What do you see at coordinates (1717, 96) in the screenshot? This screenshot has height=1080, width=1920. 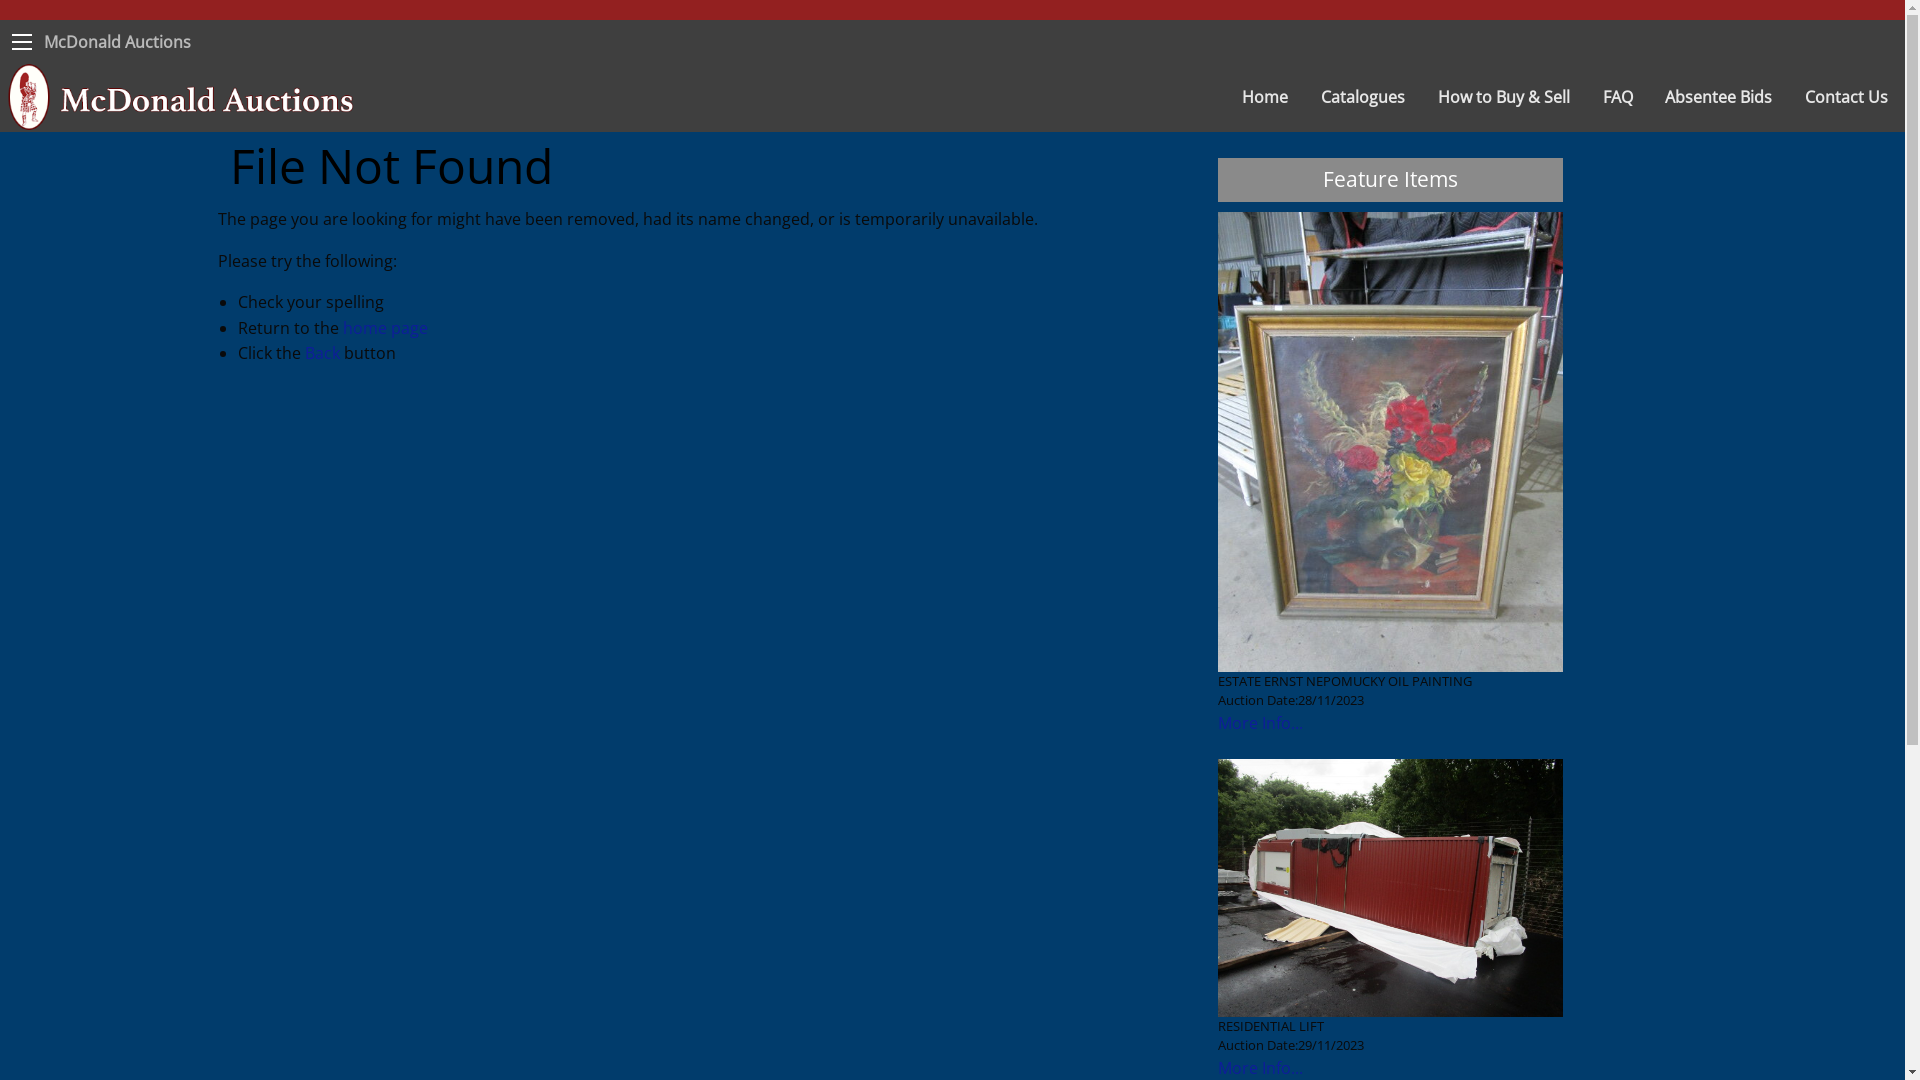 I see `'Absentee Bids'` at bounding box center [1717, 96].